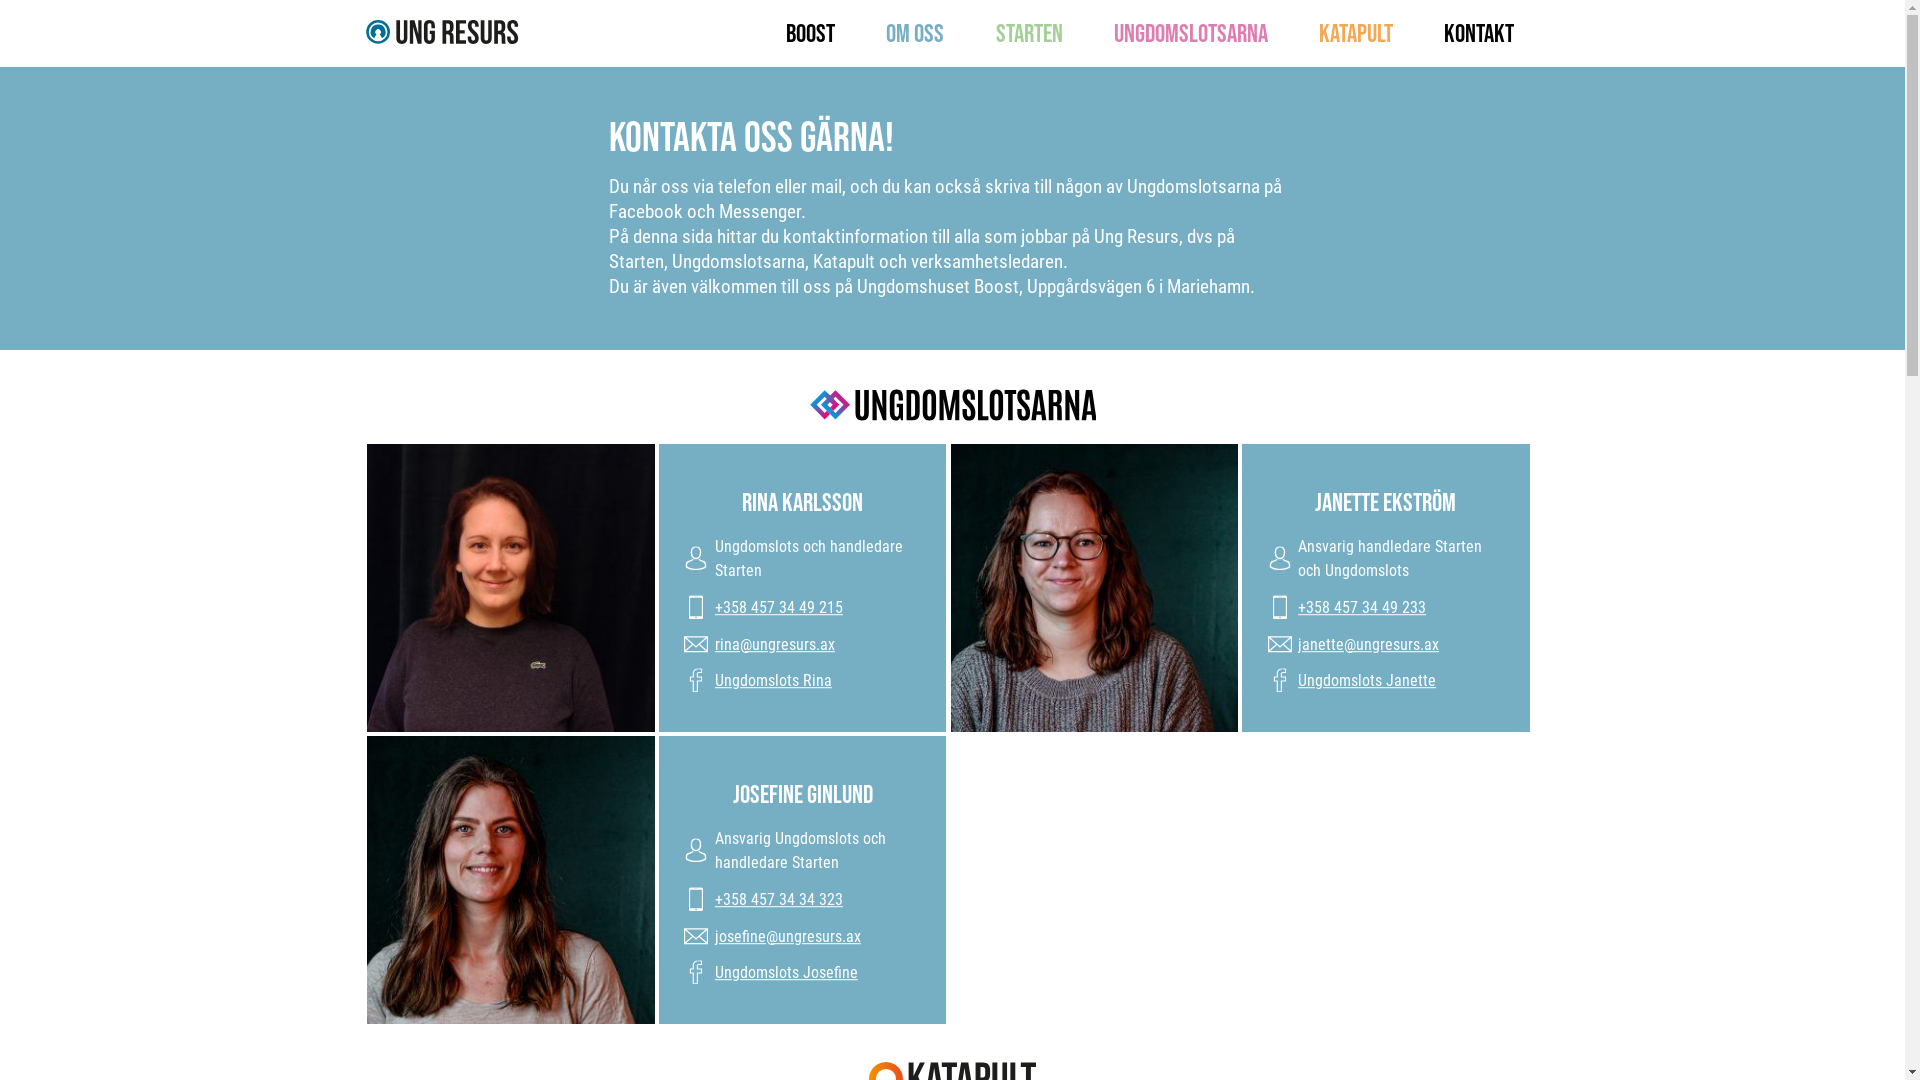 The height and width of the screenshot is (1080, 1920). Describe the element at coordinates (1361, 605) in the screenshot. I see `'+358 457 34 49 233'` at that location.